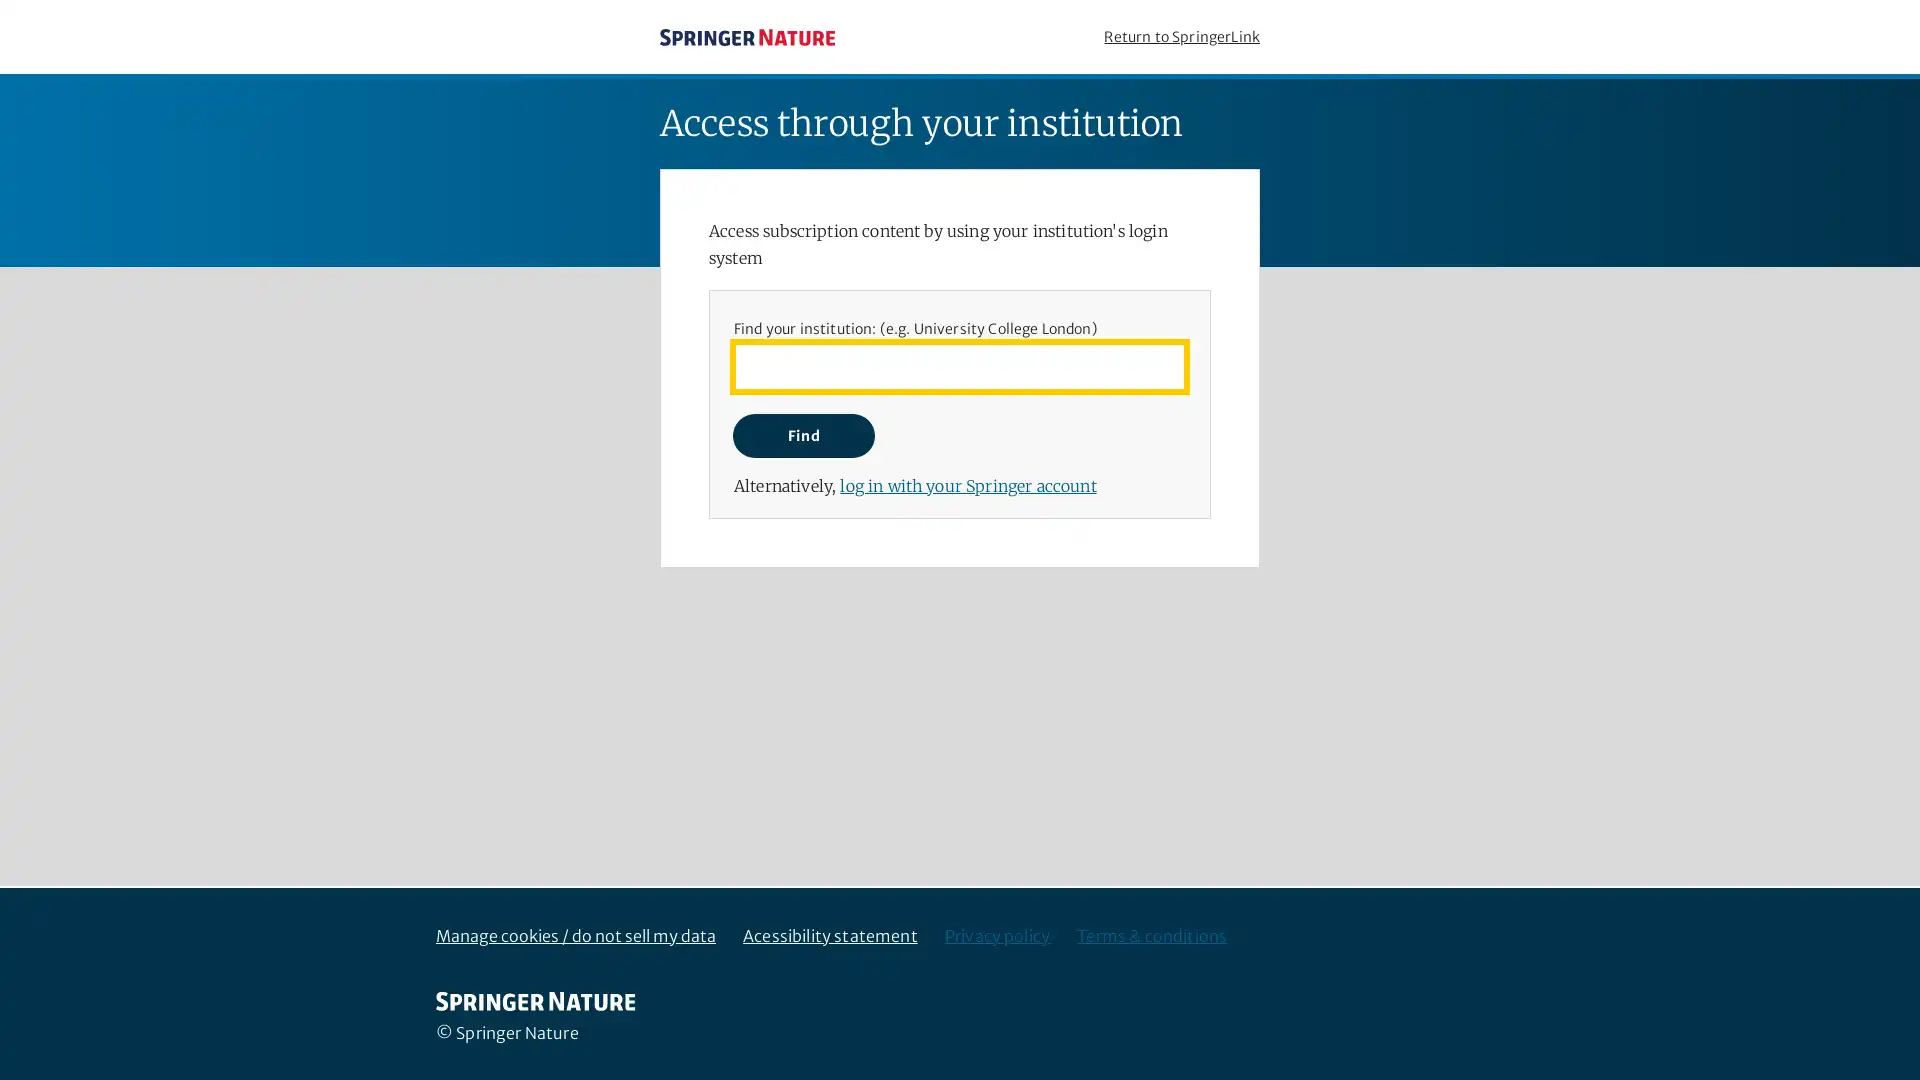 The width and height of the screenshot is (1920, 1080). What do you see at coordinates (803, 434) in the screenshot?
I see `Find` at bounding box center [803, 434].